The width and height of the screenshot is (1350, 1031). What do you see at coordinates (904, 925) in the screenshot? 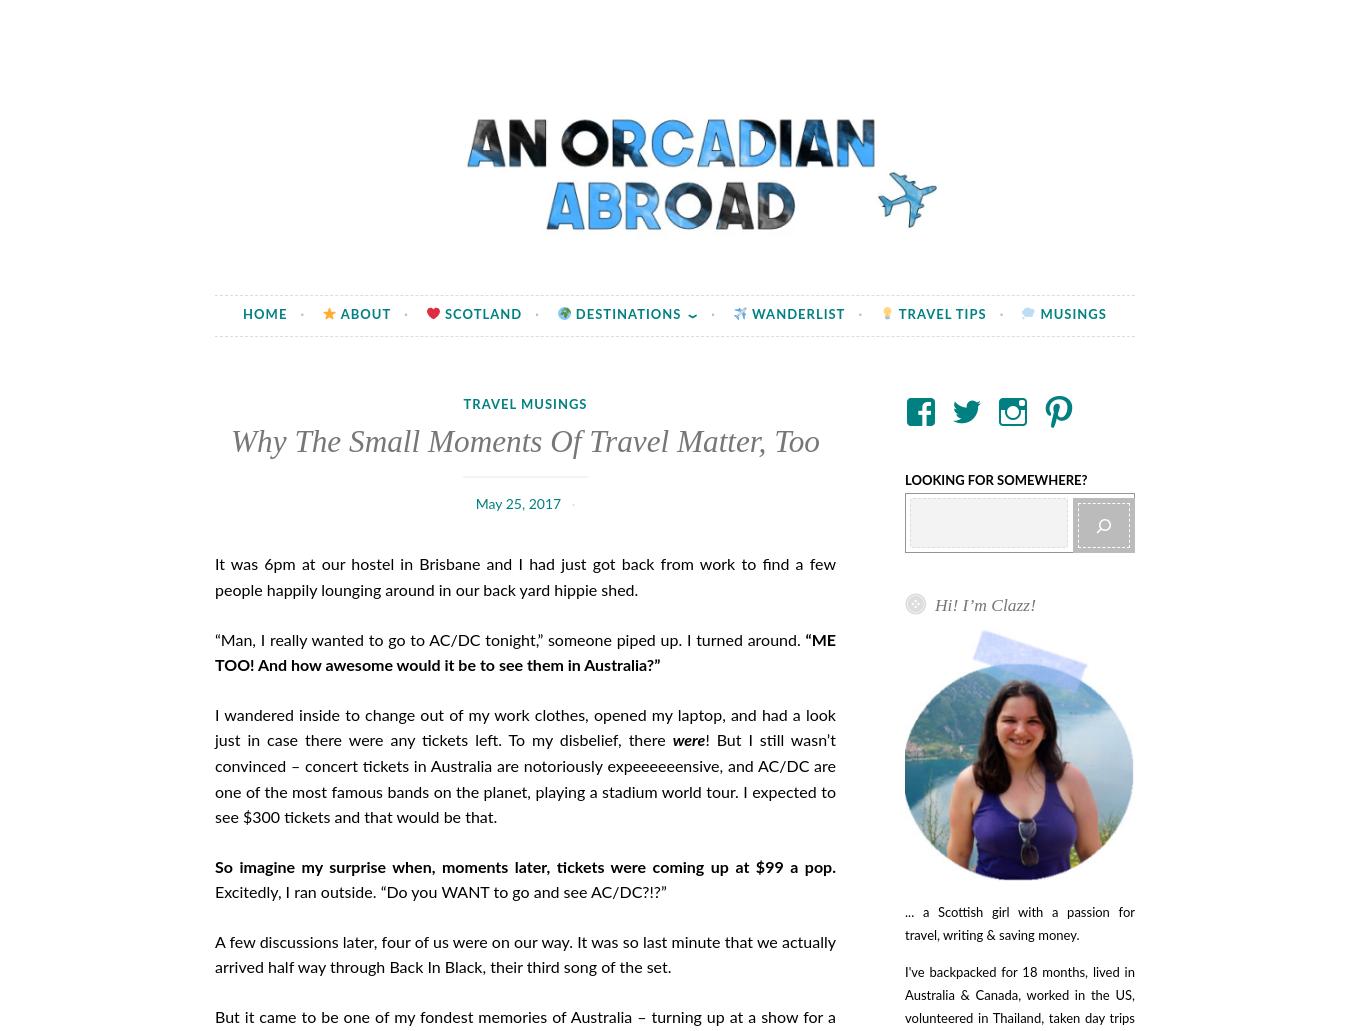
I see `'... a Scottish girl with a passion for travel, writing & saving money.'` at bounding box center [904, 925].